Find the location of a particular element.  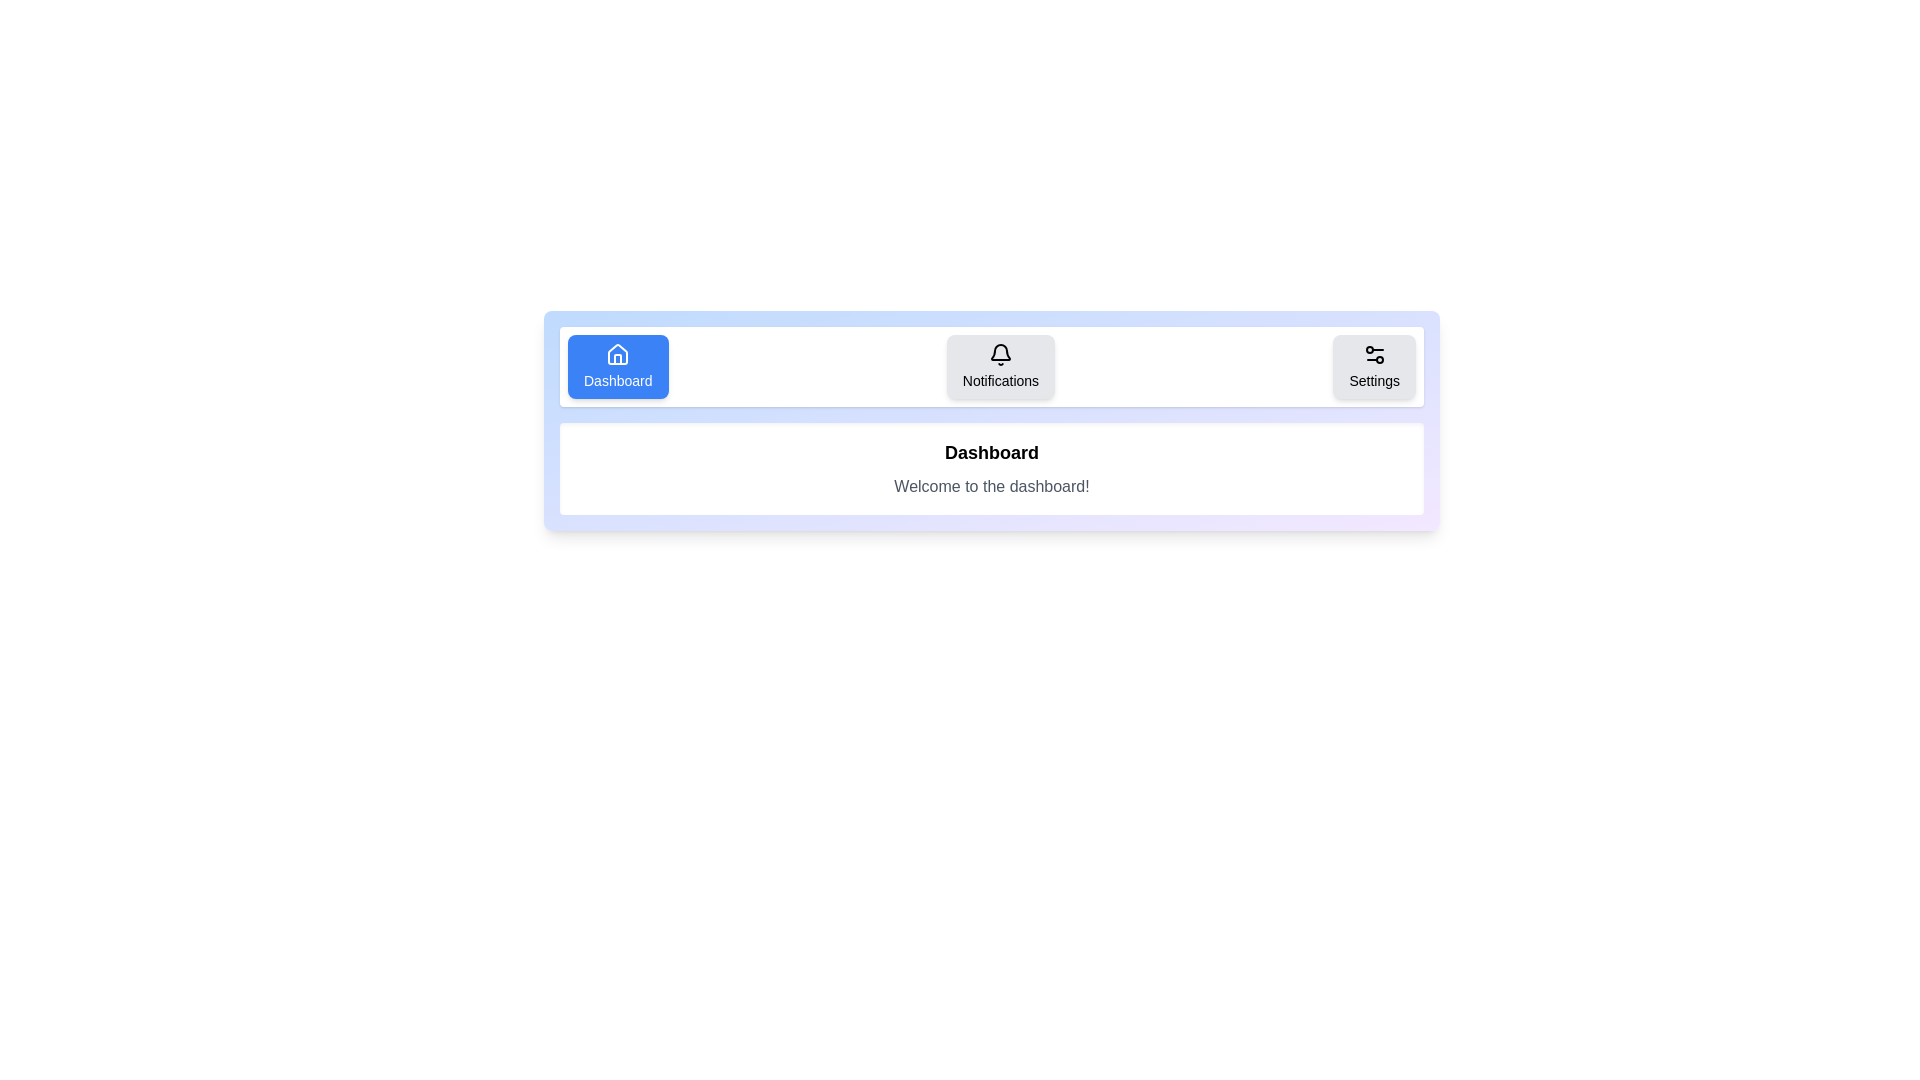

the tab labeled Settings is located at coordinates (1373, 366).